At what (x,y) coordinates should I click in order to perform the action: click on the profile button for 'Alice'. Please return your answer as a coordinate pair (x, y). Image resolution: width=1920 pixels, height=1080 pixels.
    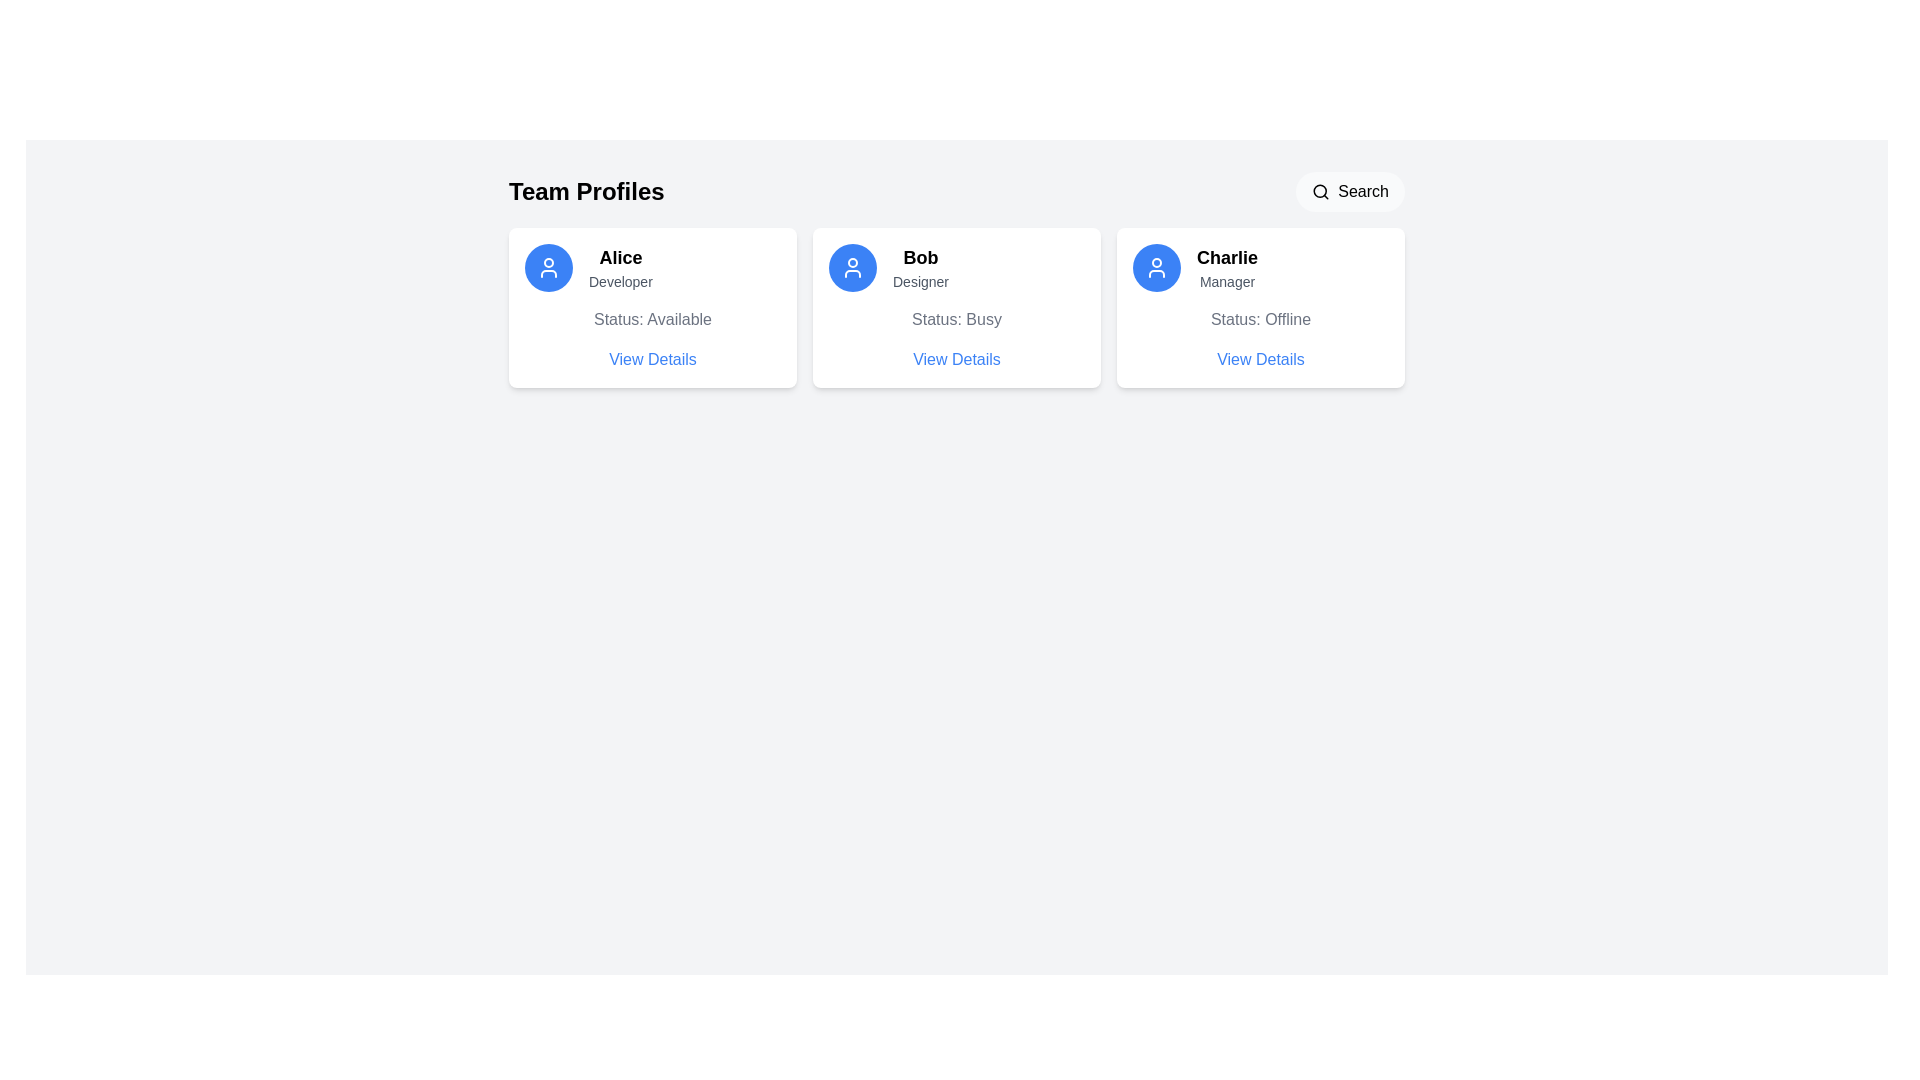
    Looking at the image, I should click on (548, 266).